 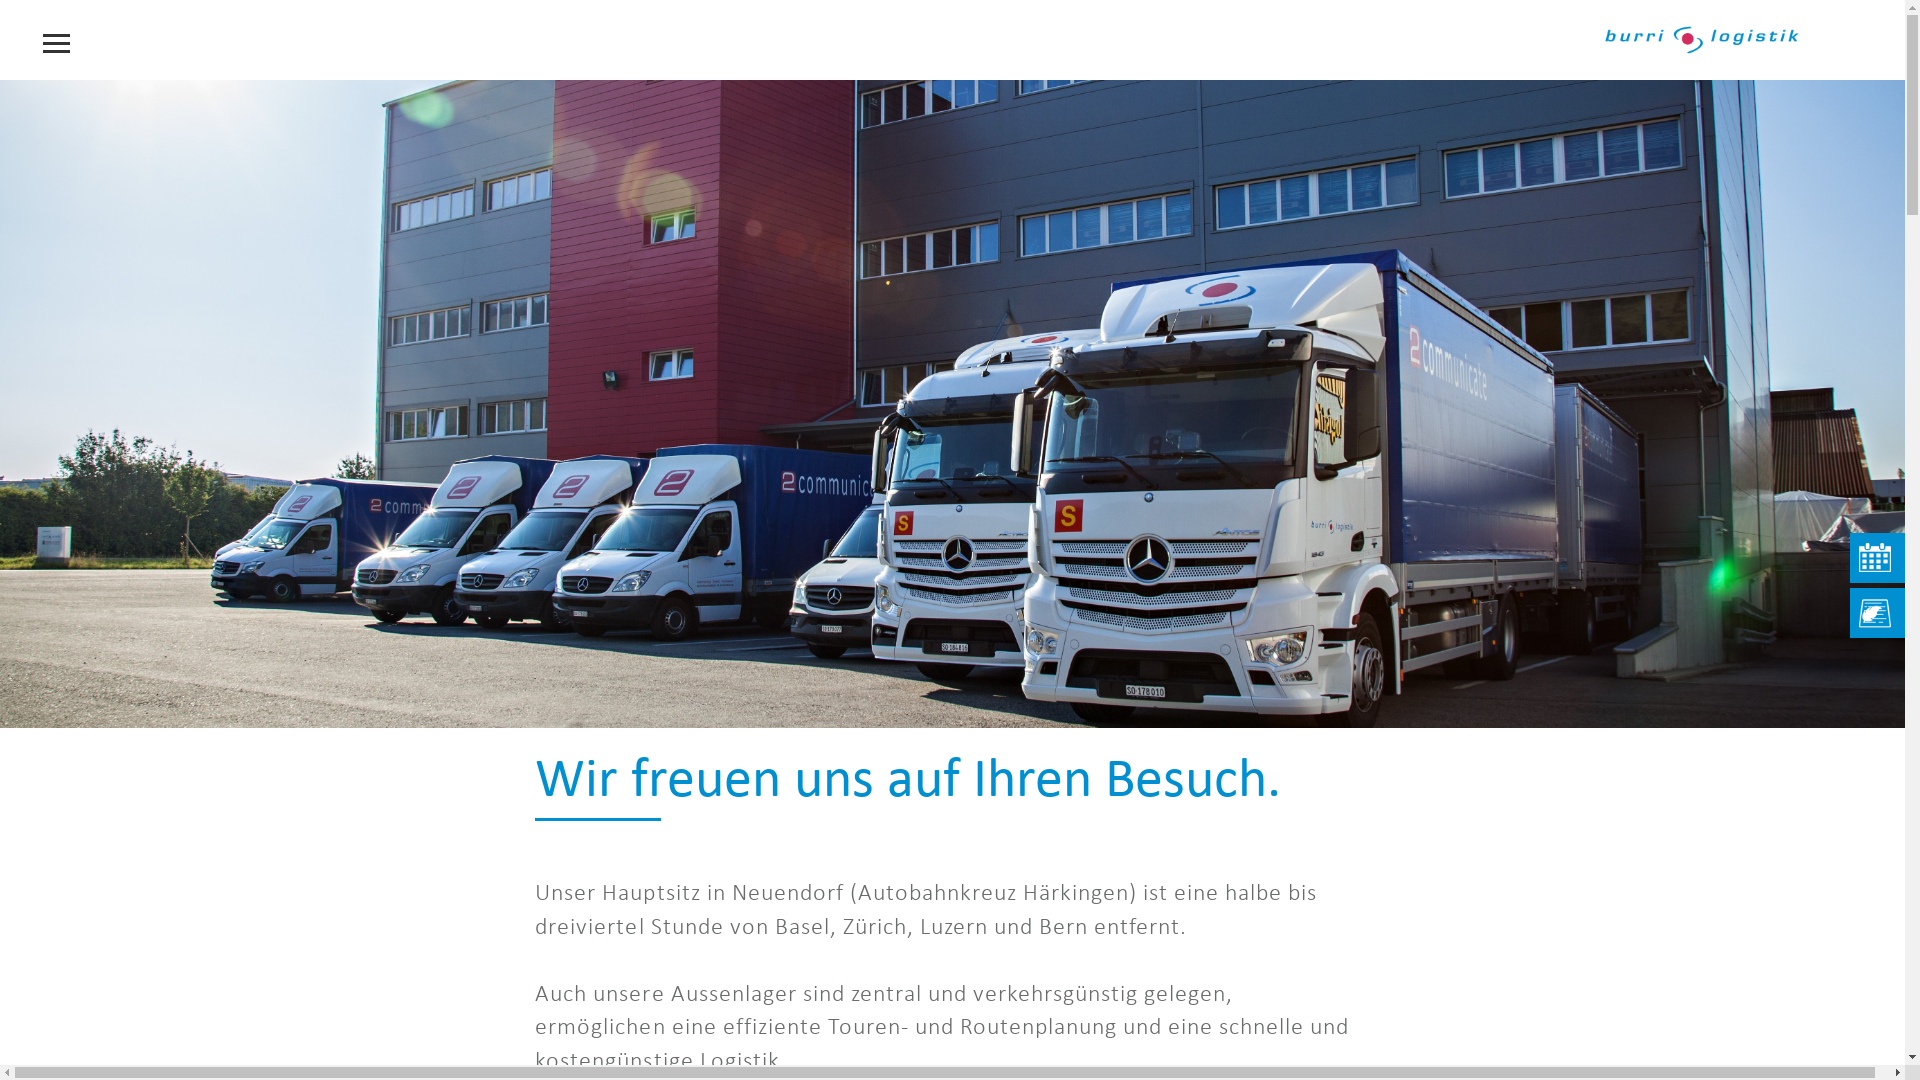 What do you see at coordinates (1701, 39) in the screenshot?
I see `'Burri Logistik Logo'` at bounding box center [1701, 39].